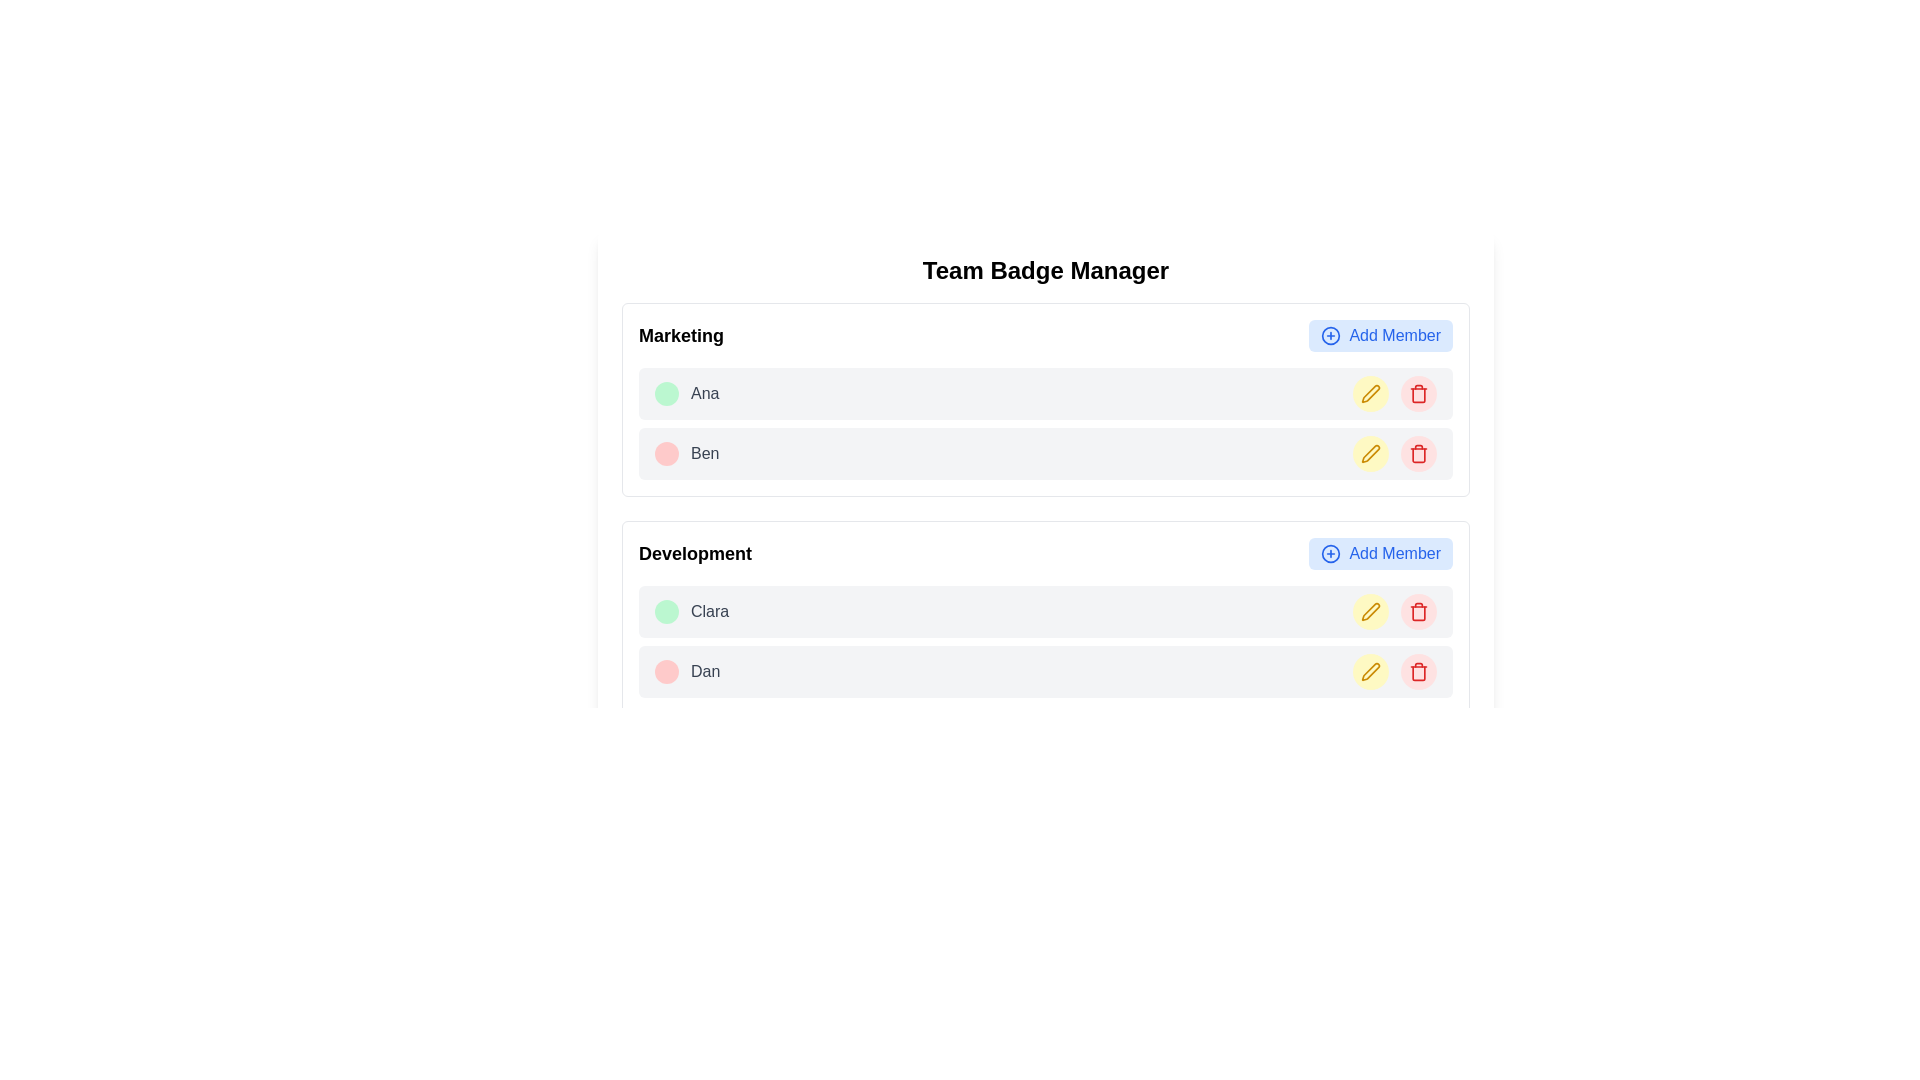  What do you see at coordinates (1370, 452) in the screenshot?
I see `the edit button (icon styled as a pen) located next to 'Ben' in the 'Marketing' section to initiate the edit action` at bounding box center [1370, 452].